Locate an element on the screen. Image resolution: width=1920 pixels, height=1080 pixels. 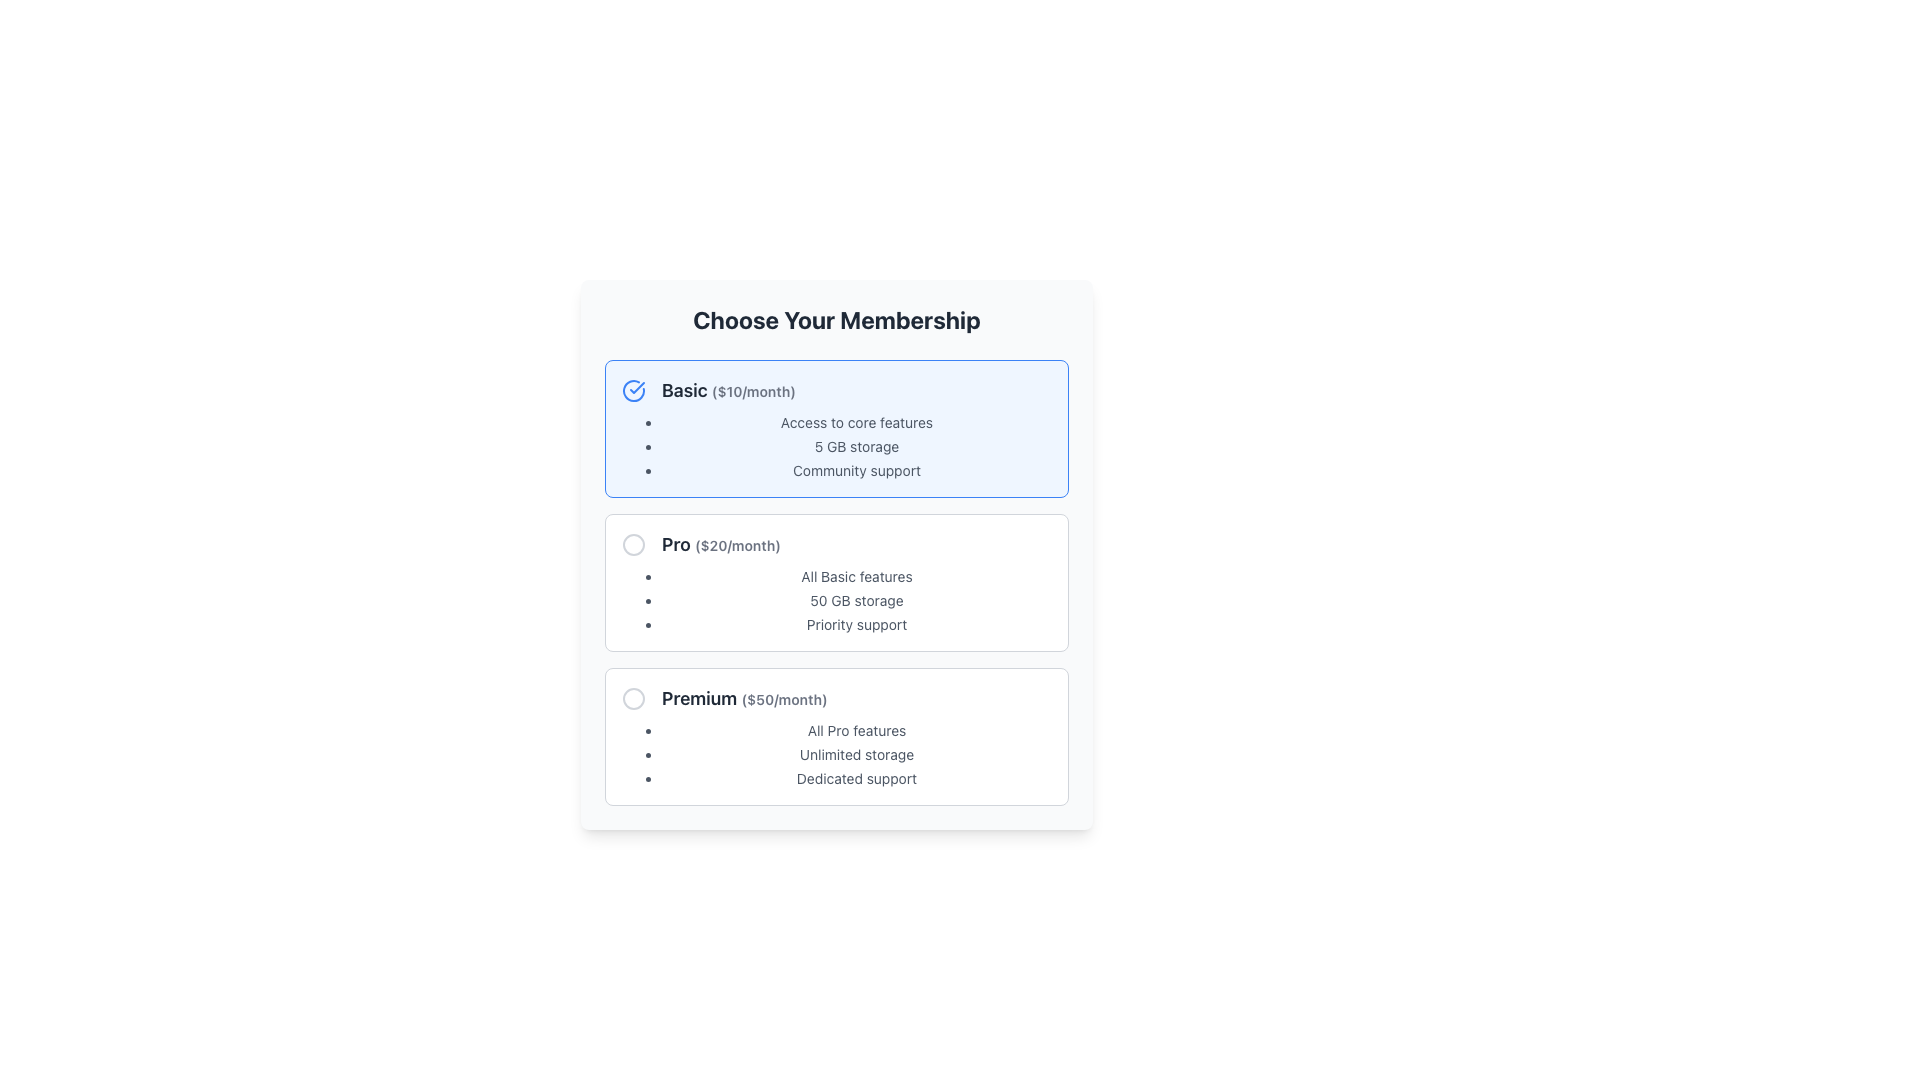
the static text label providing price information for the 'Basic' membership tier, which is positioned to the immediate right of the bold text 'Basic' in the 'Basic ($10/month)' section is located at coordinates (752, 391).